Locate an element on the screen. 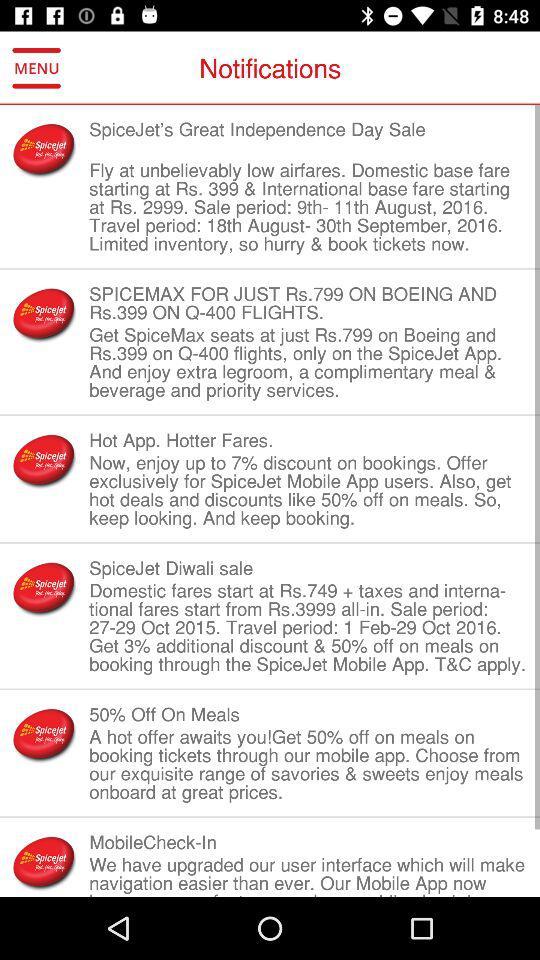 This screenshot has width=540, height=960. mini image which is left to 50 off on meals is located at coordinates (44, 733).